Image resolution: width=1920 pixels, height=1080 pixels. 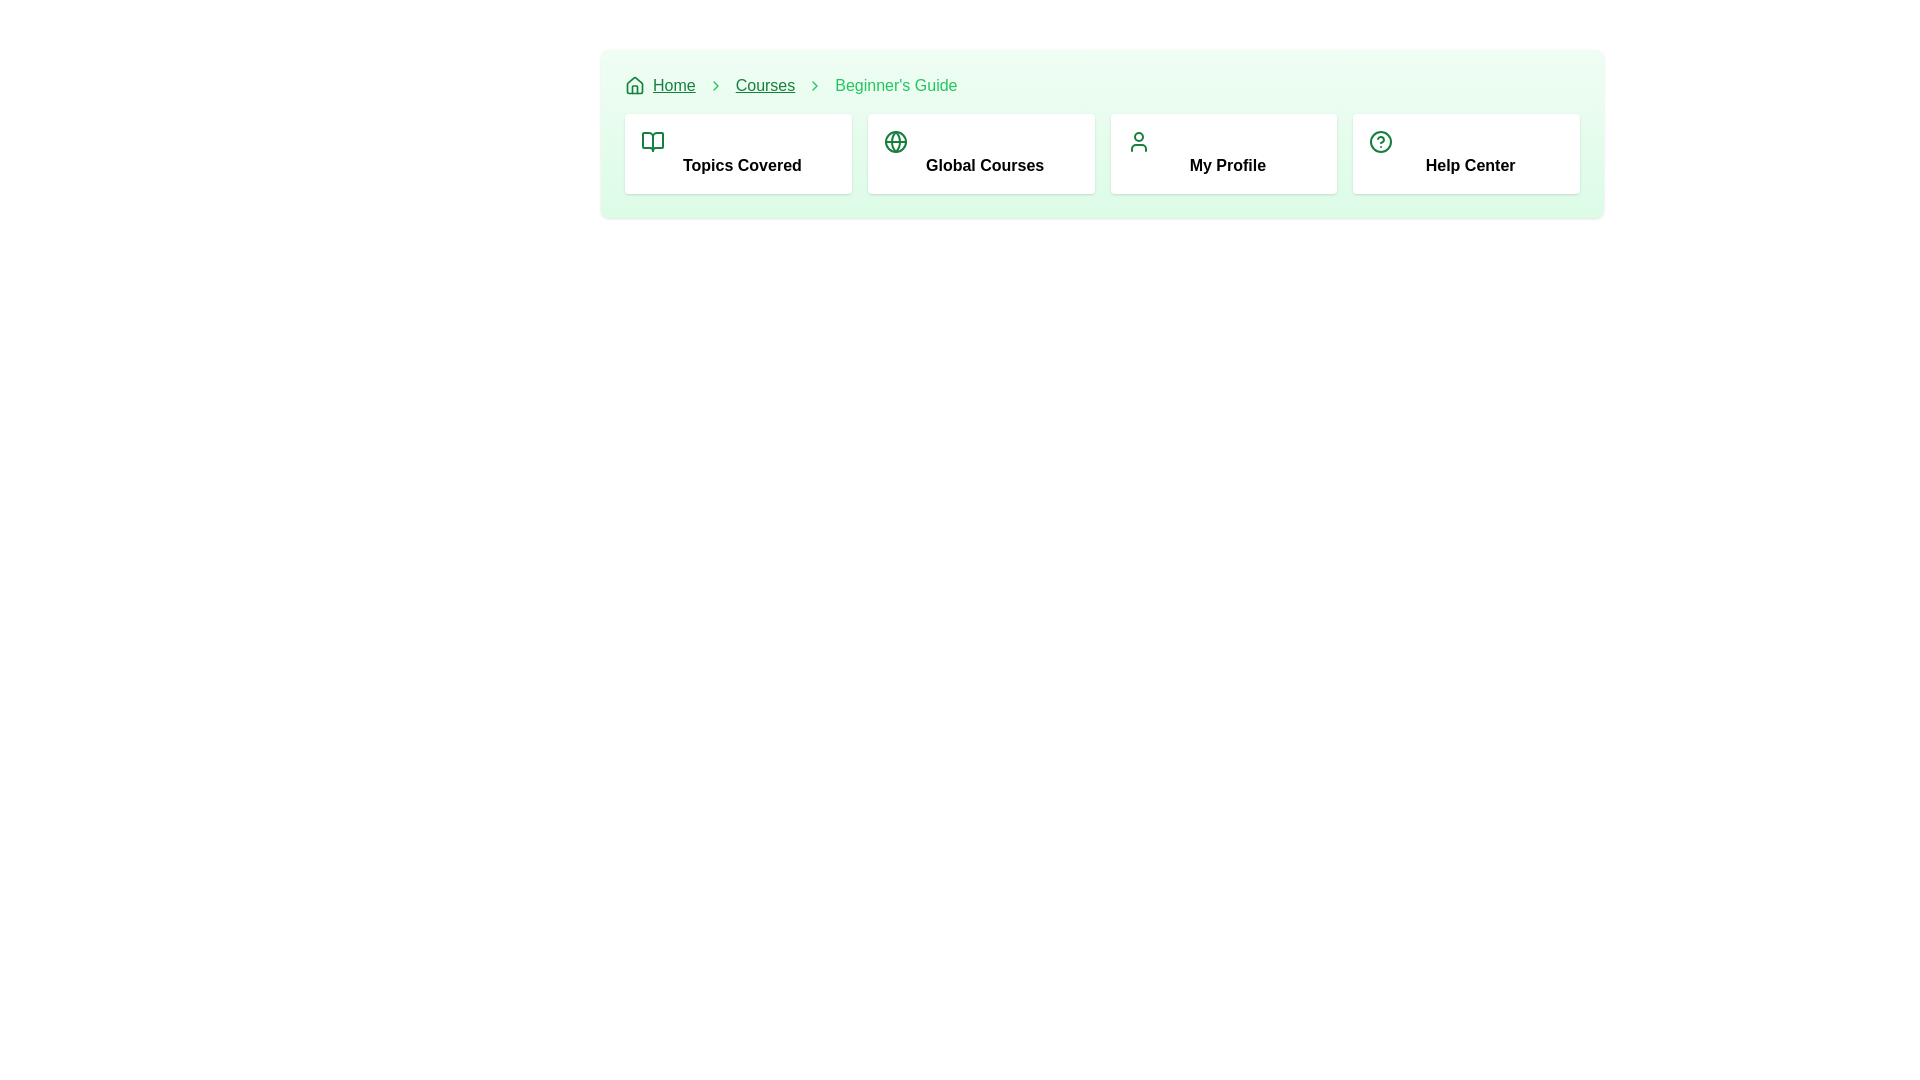 I want to click on the third button in the top-center section of the interface, so click(x=1222, y=153).